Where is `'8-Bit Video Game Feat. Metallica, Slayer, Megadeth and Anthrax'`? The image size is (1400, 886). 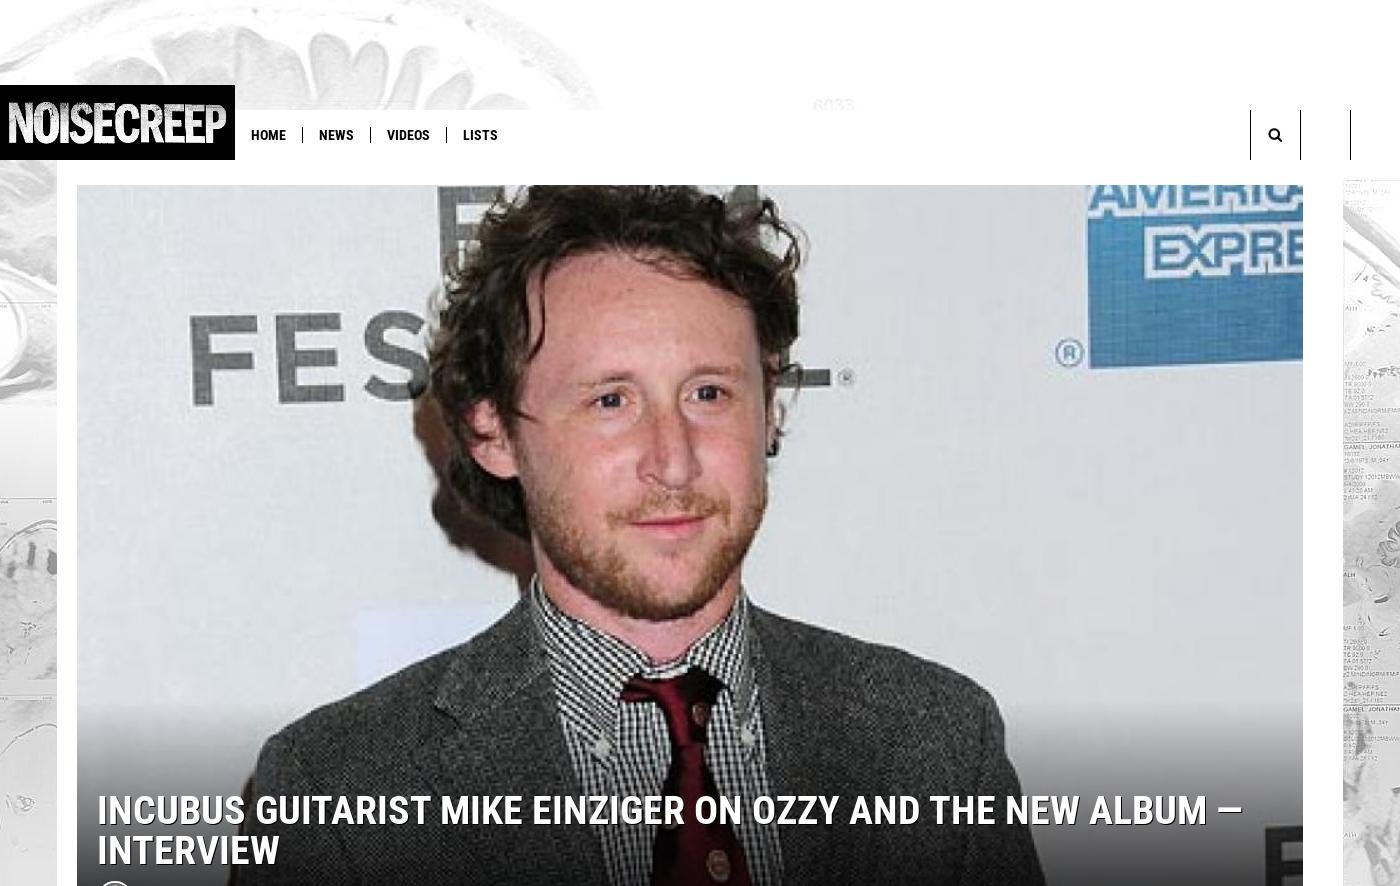
'8-Bit Video Game Feat. Metallica, Slayer, Megadeth and Anthrax' is located at coordinates (878, 174).